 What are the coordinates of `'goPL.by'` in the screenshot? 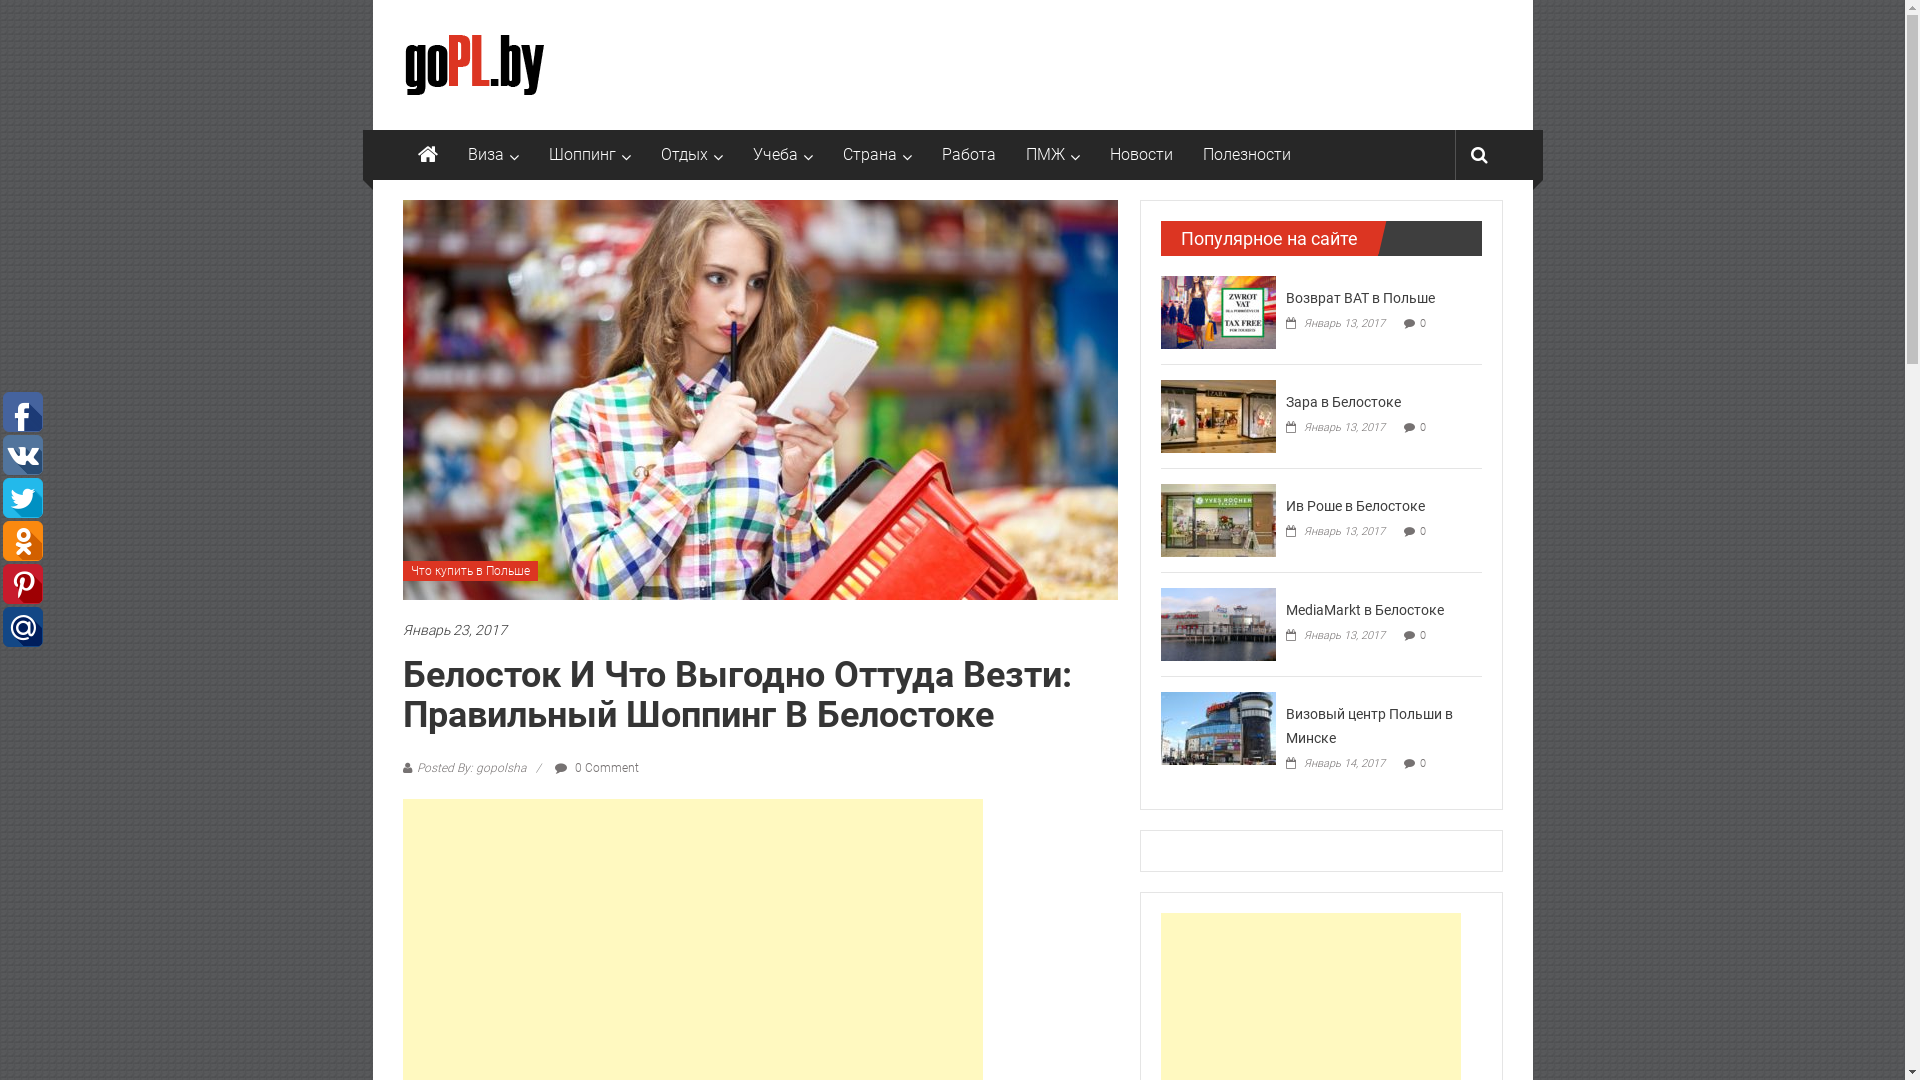 It's located at (455, 39).